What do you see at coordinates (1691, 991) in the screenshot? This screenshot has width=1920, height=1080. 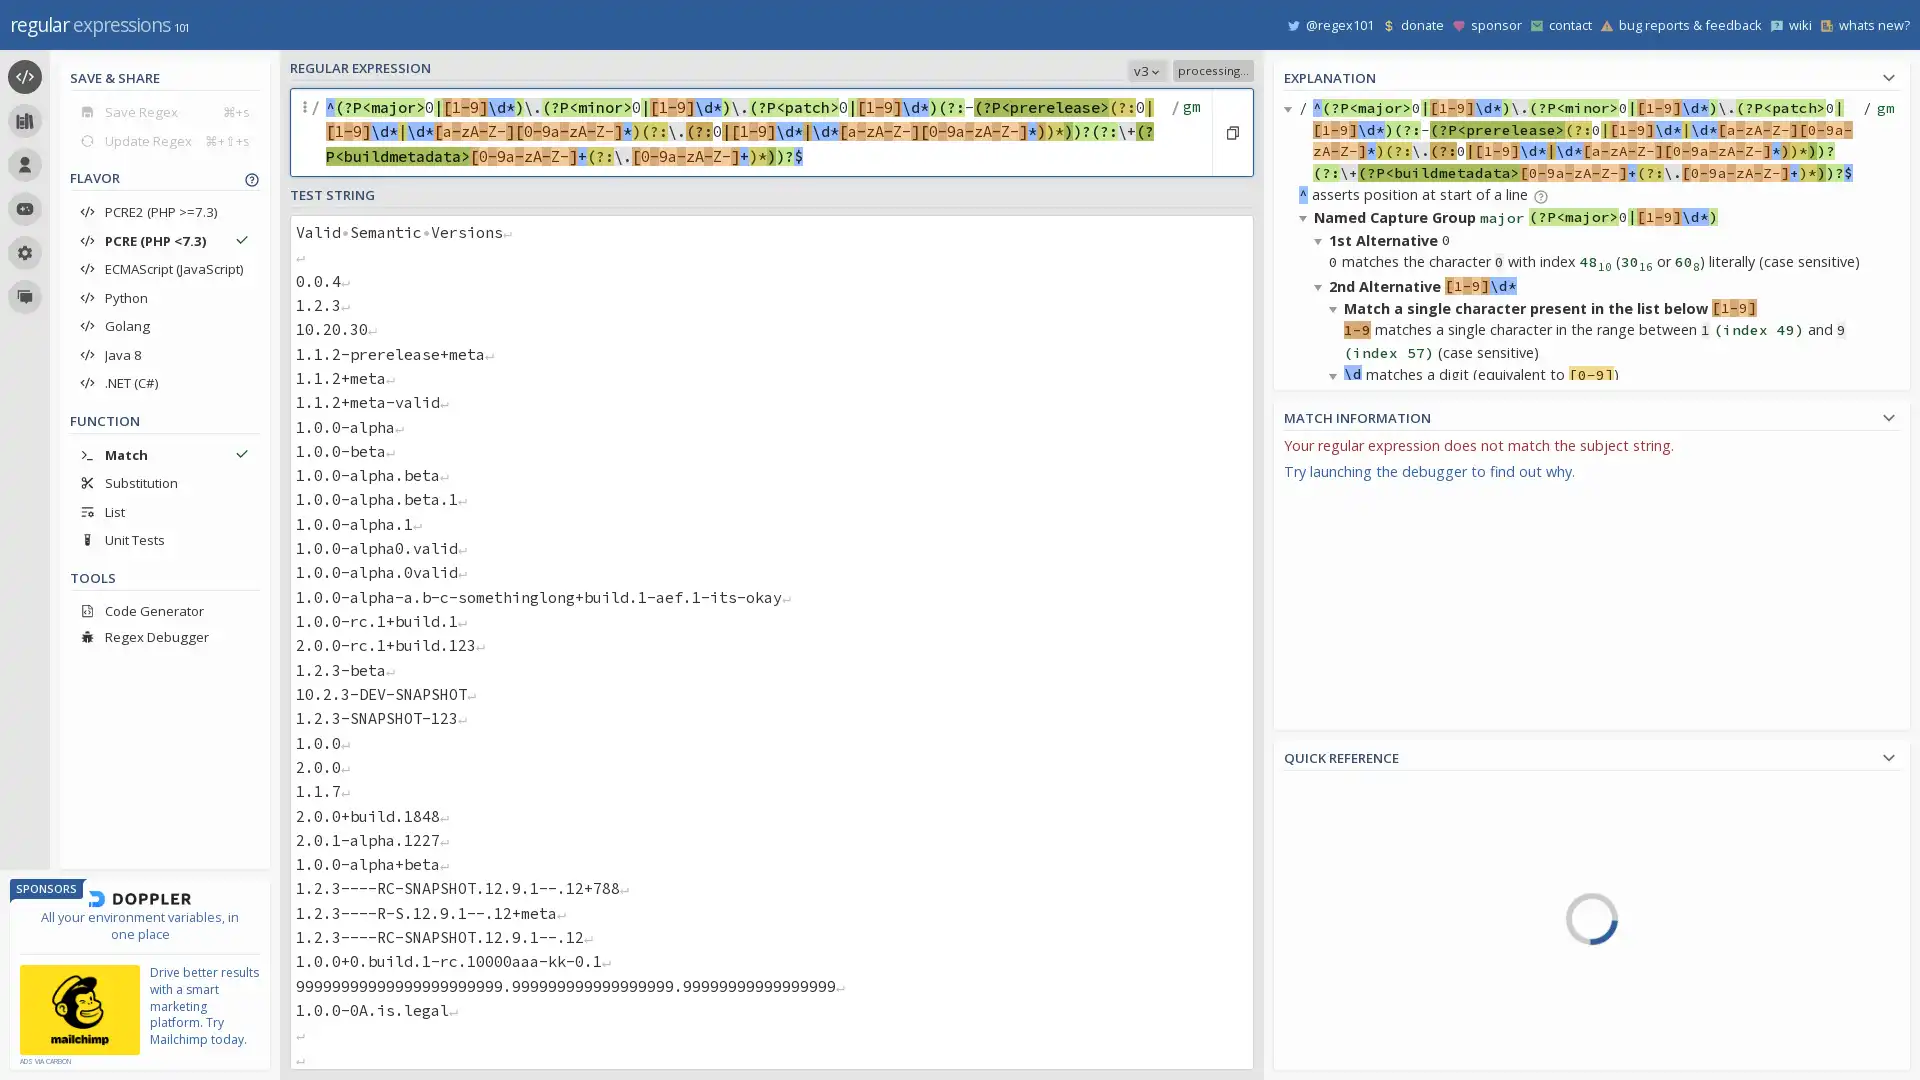 I see `Any whitespace character \s` at bounding box center [1691, 991].